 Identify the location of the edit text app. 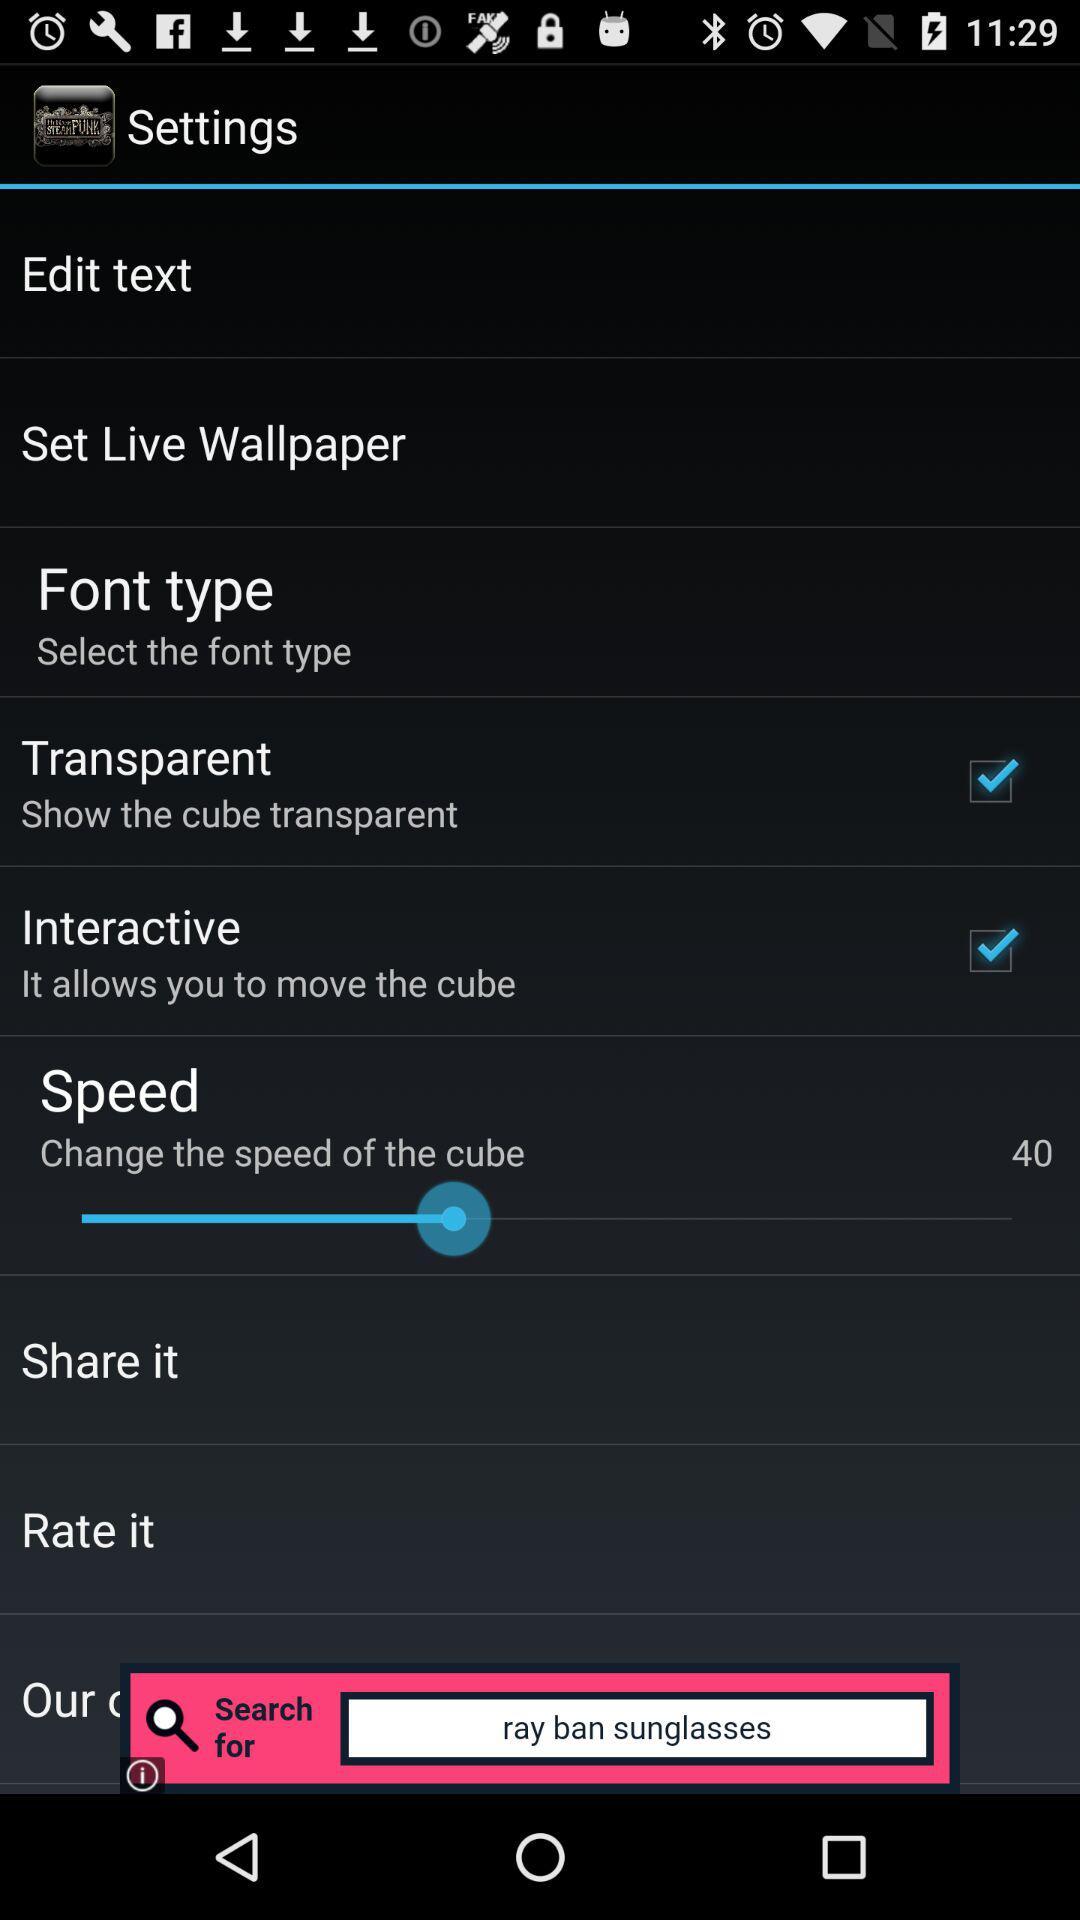
(106, 271).